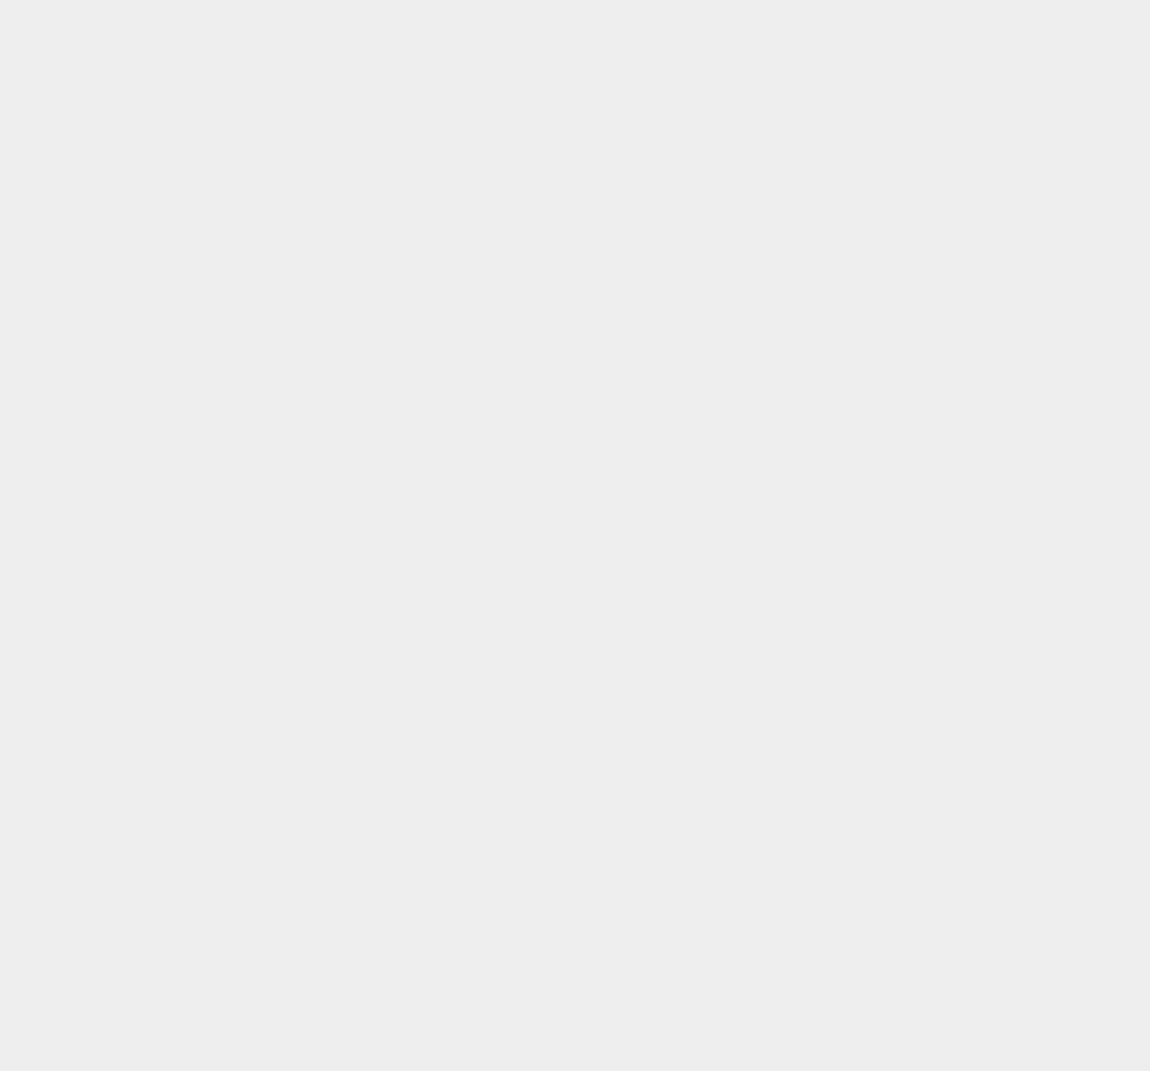 Image resolution: width=1150 pixels, height=1071 pixels. I want to click on 'Graphic Design', so click(858, 172).